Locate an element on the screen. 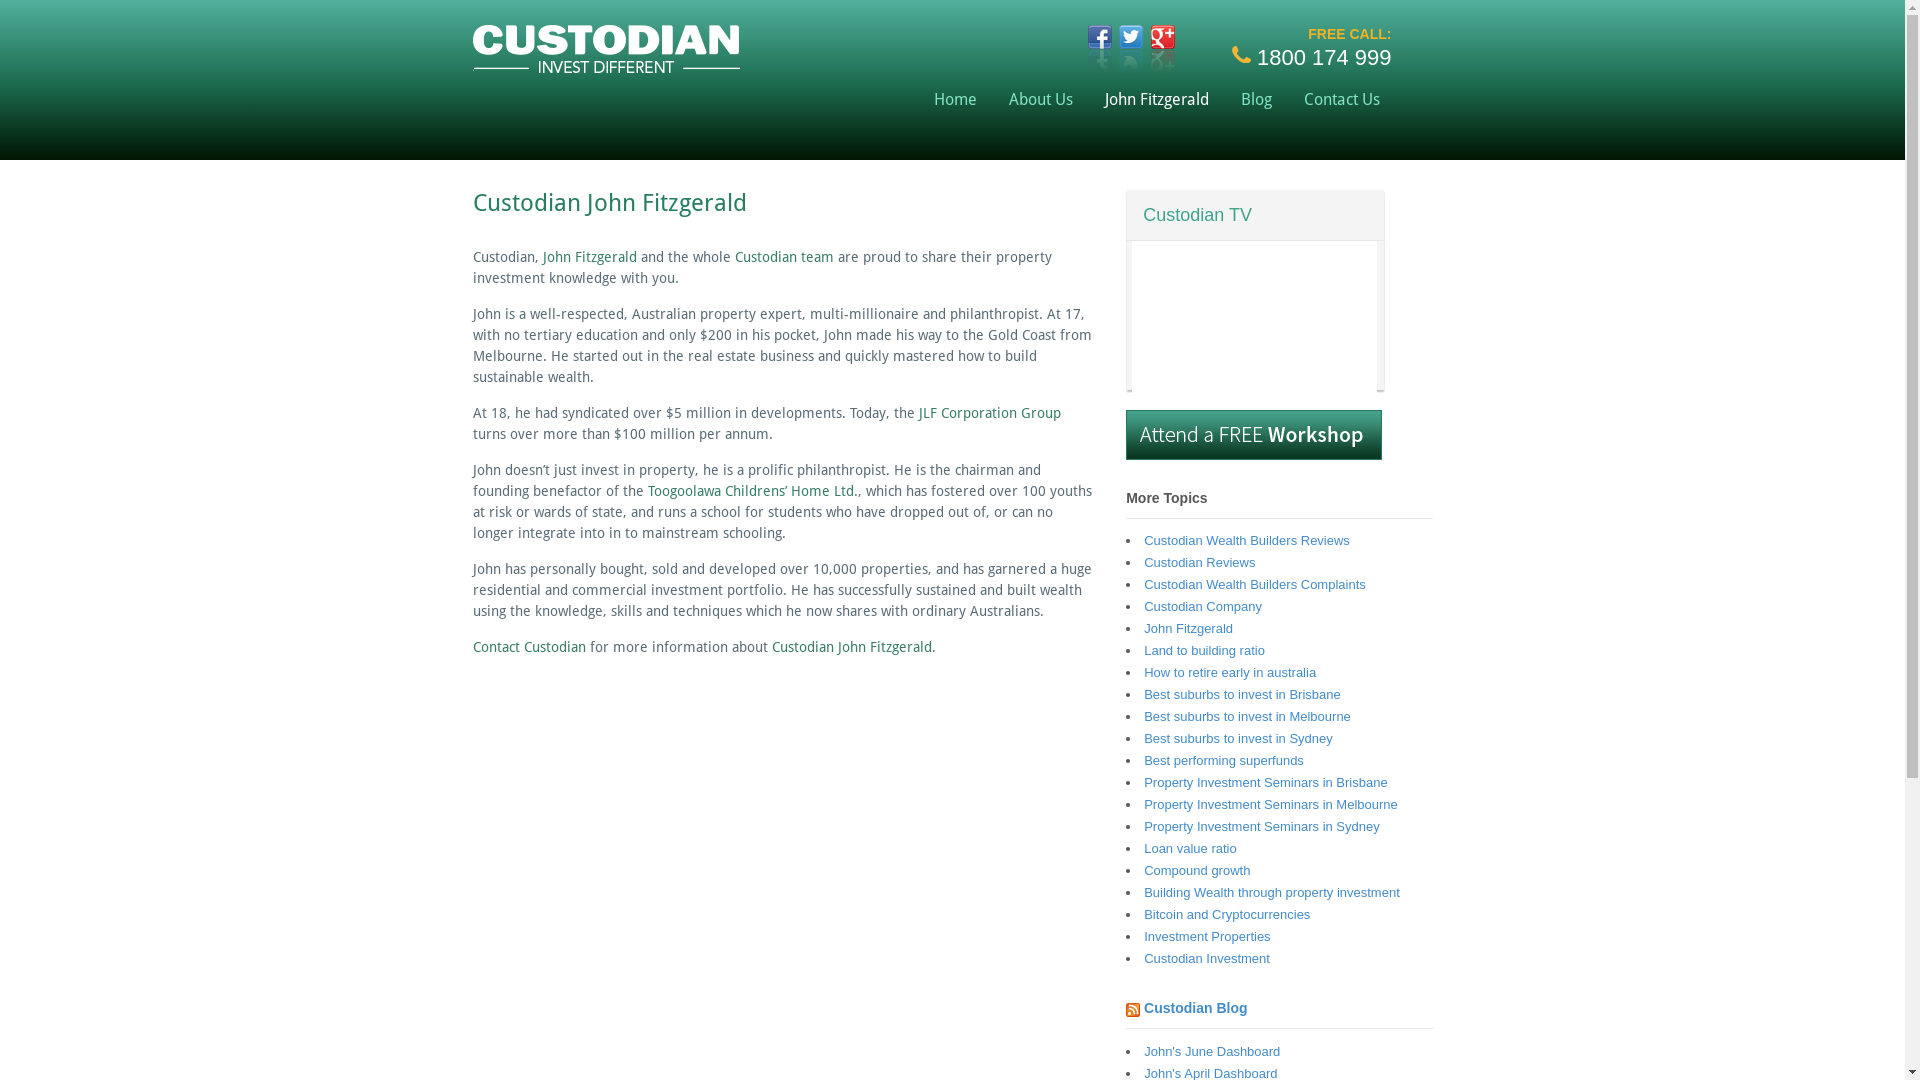 The image size is (1920, 1080). 'Blog' is located at coordinates (1223, 99).